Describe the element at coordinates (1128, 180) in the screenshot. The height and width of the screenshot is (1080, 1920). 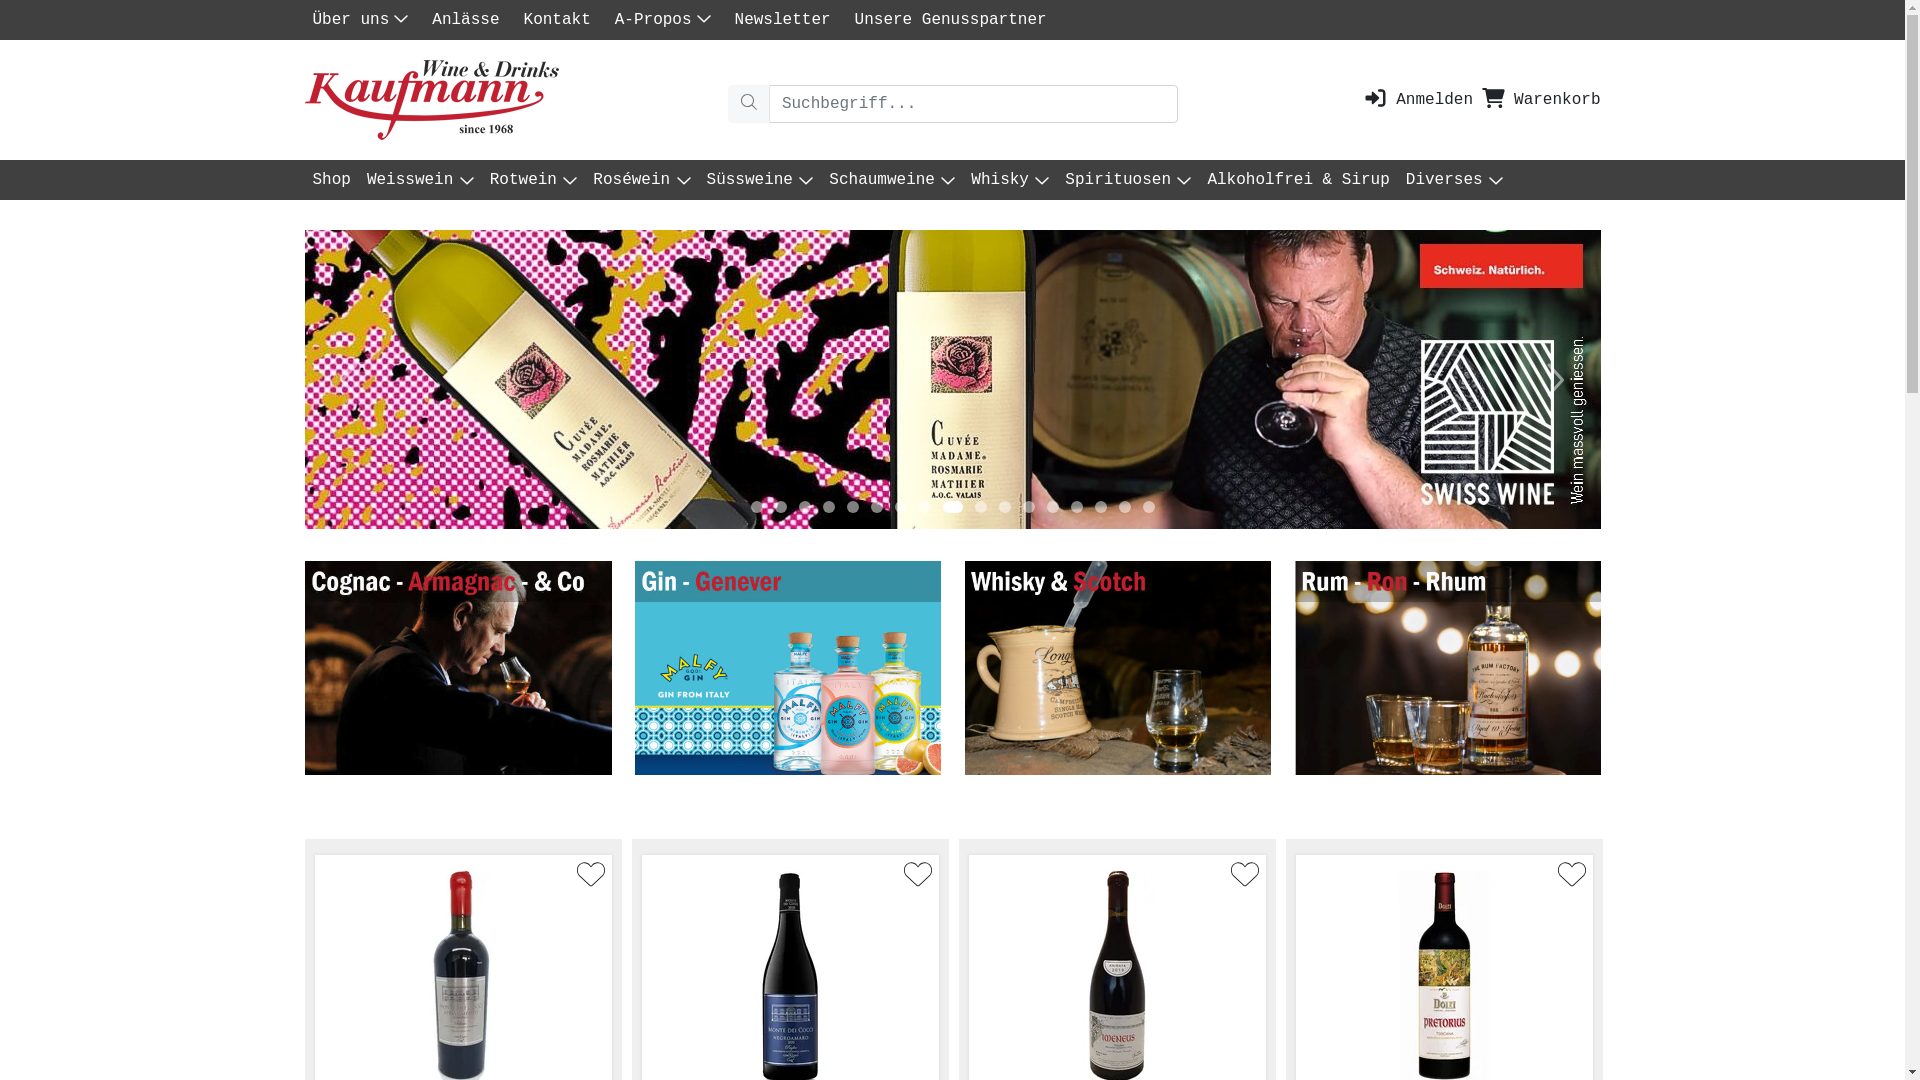
I see `'Spirituosen'` at that location.